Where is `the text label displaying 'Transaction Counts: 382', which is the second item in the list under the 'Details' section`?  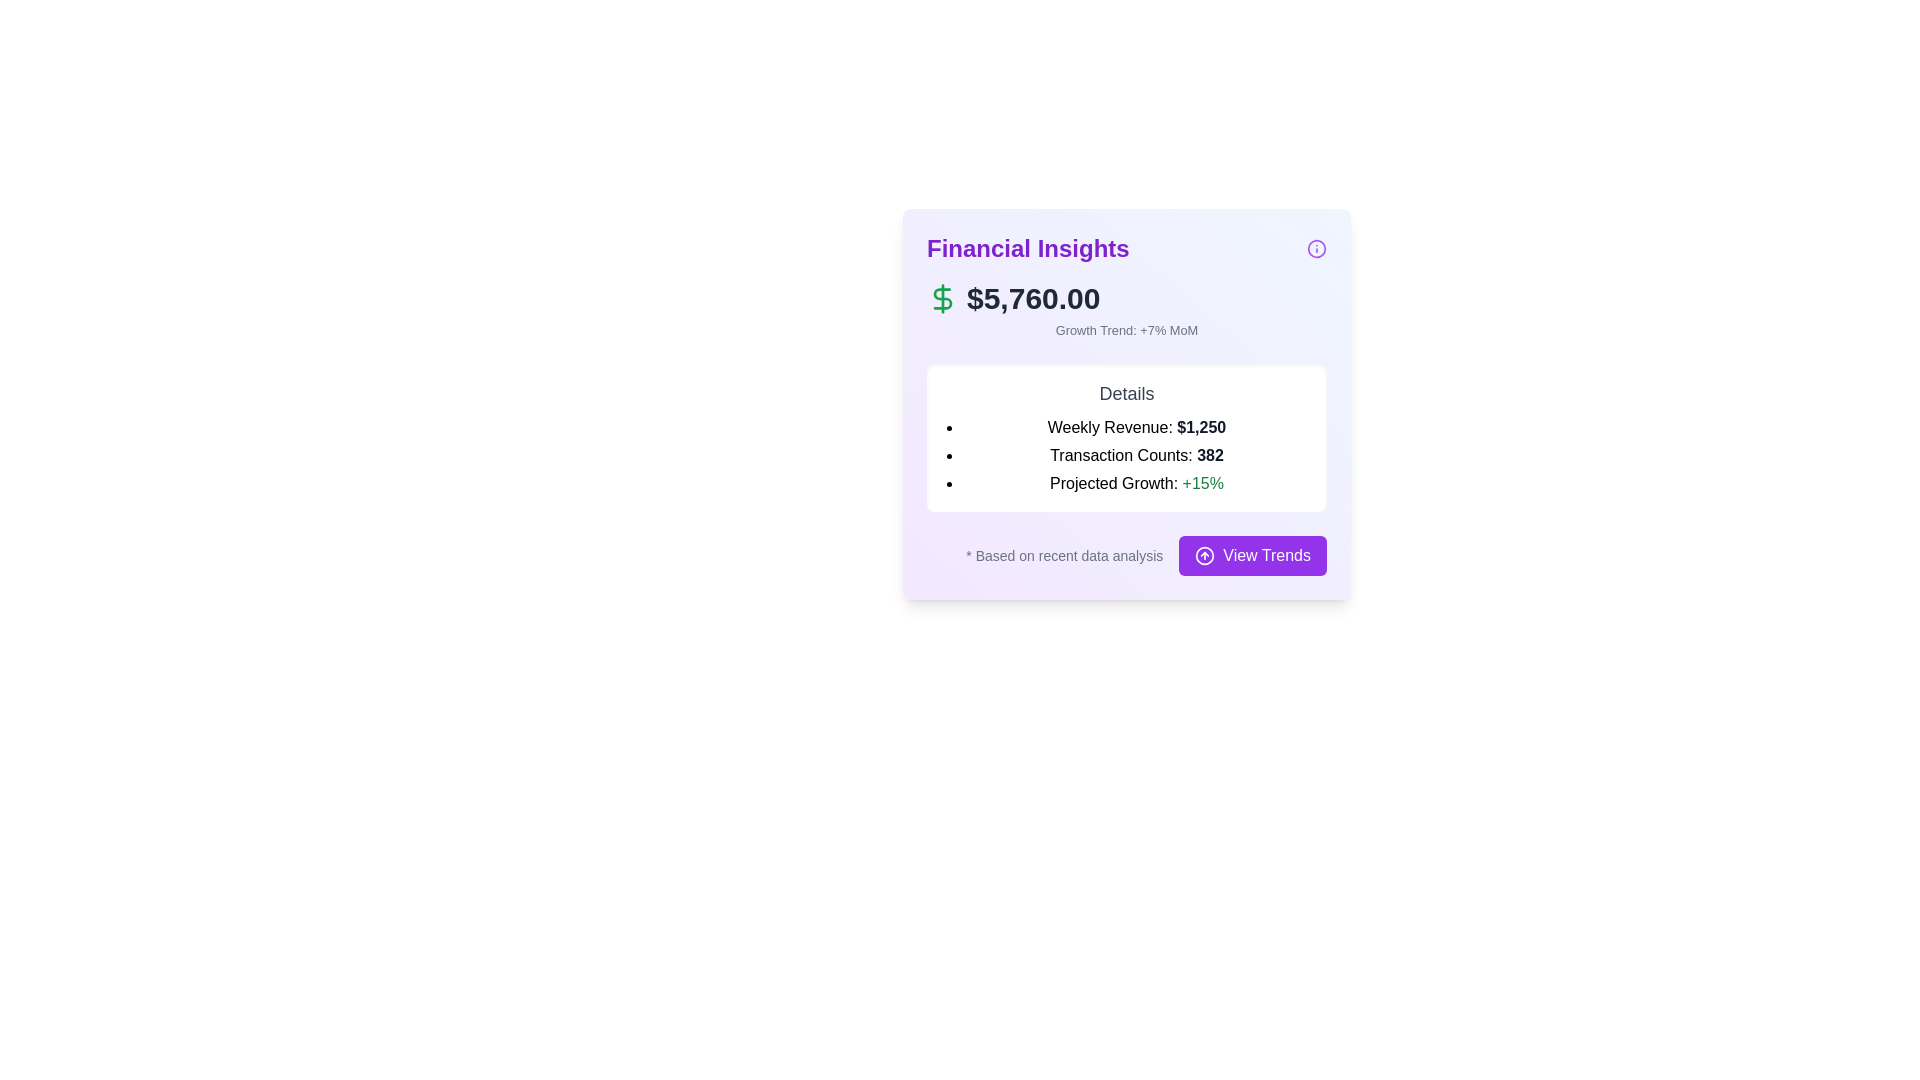 the text label displaying 'Transaction Counts: 382', which is the second item in the list under the 'Details' section is located at coordinates (1137, 455).